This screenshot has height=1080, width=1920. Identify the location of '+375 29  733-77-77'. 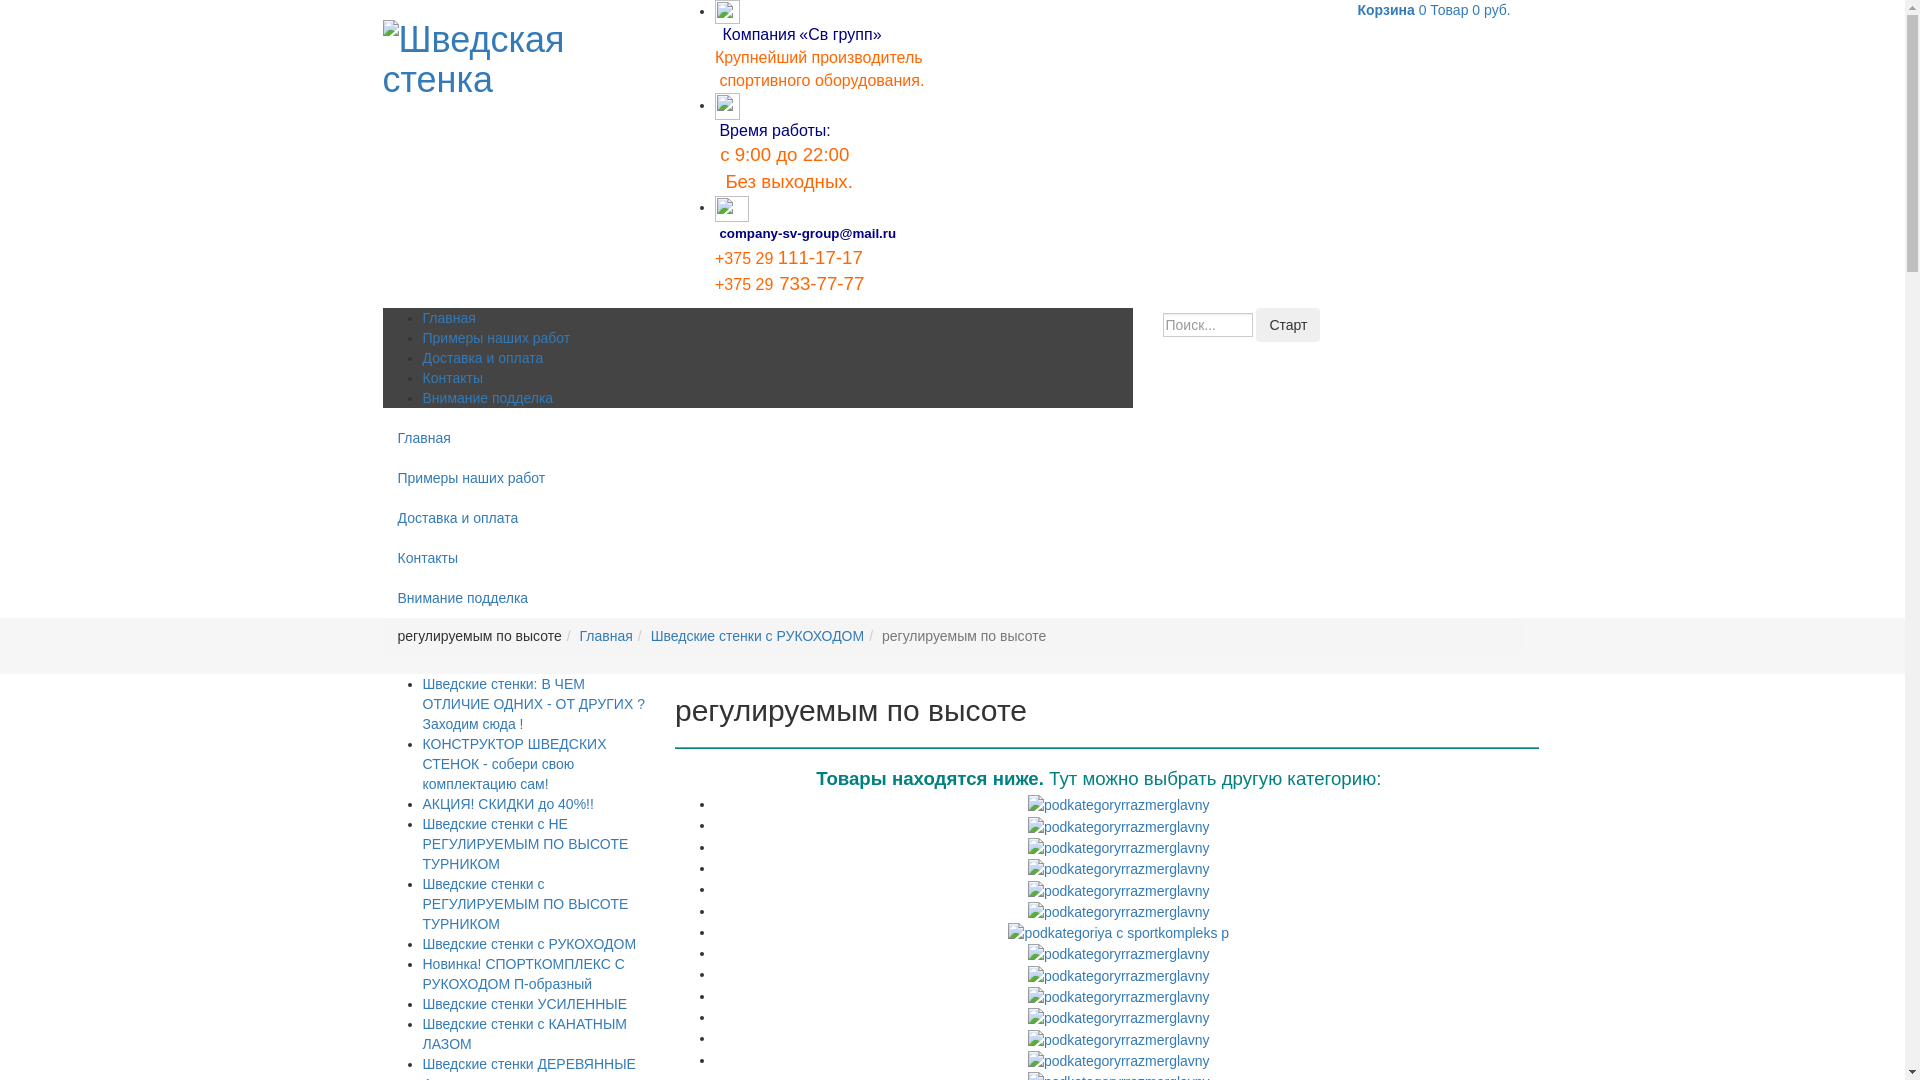
(788, 285).